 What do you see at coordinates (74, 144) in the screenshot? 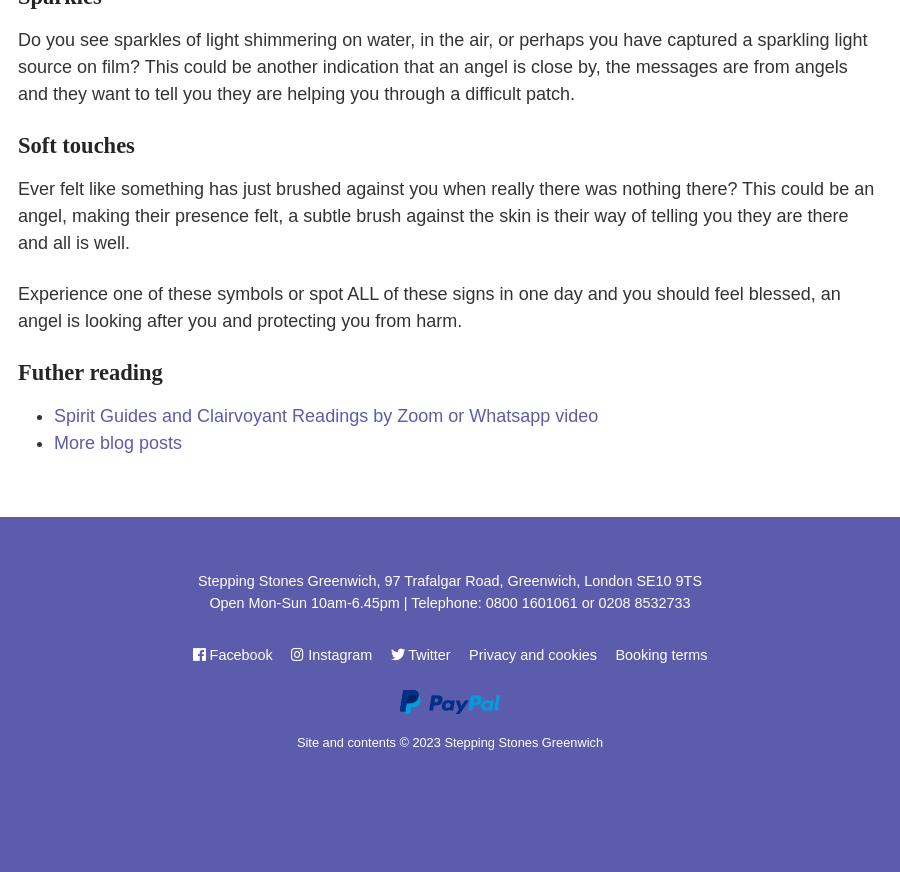
I see `'Soft touches'` at bounding box center [74, 144].